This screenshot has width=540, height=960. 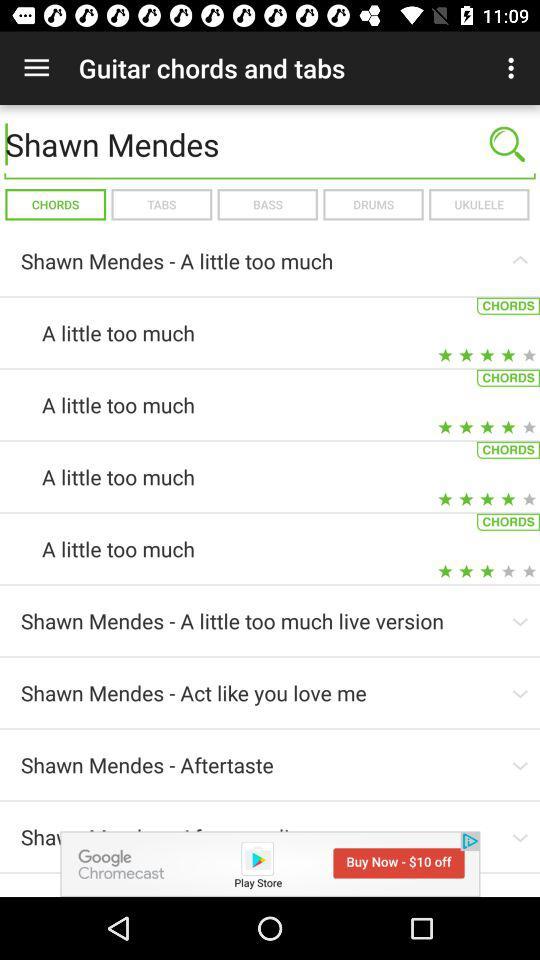 I want to click on the item below shawn mendes icon, so click(x=478, y=204).